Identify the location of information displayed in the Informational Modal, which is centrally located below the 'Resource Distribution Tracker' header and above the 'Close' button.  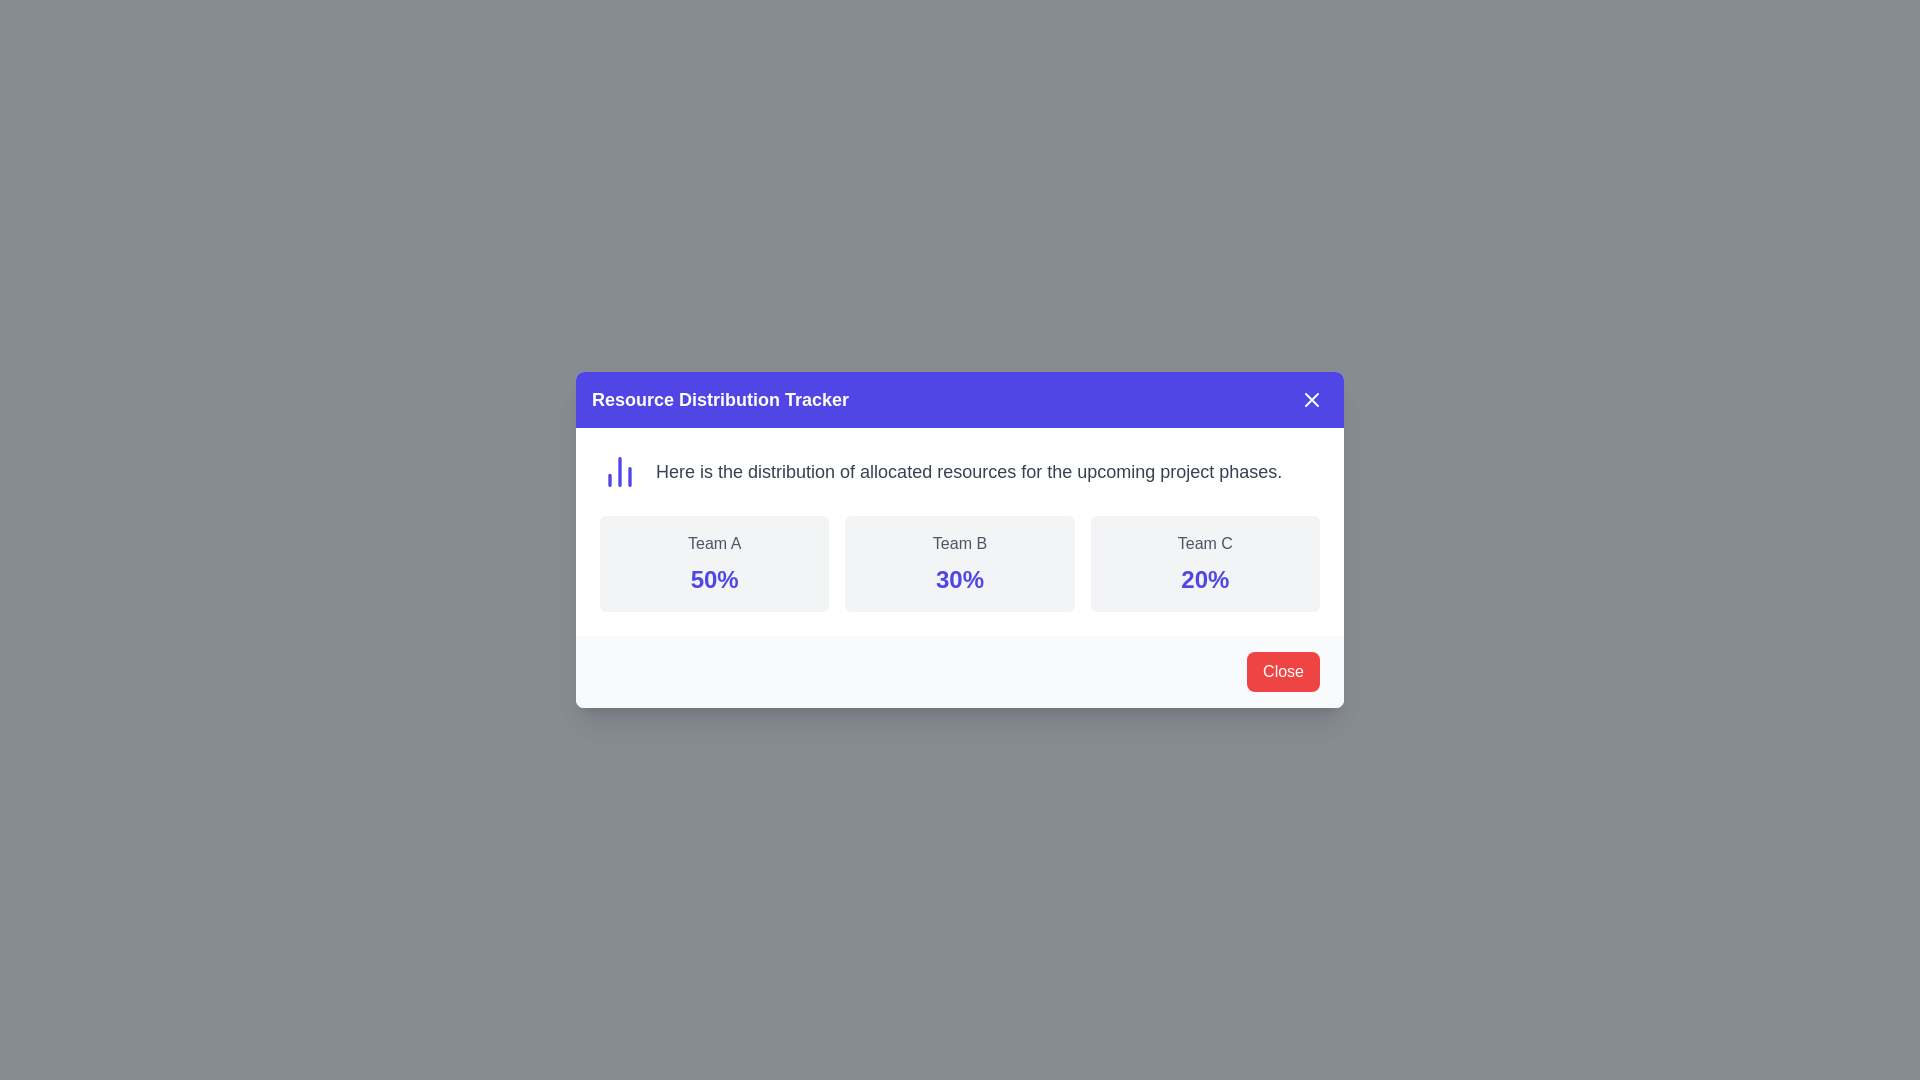
(960, 540).